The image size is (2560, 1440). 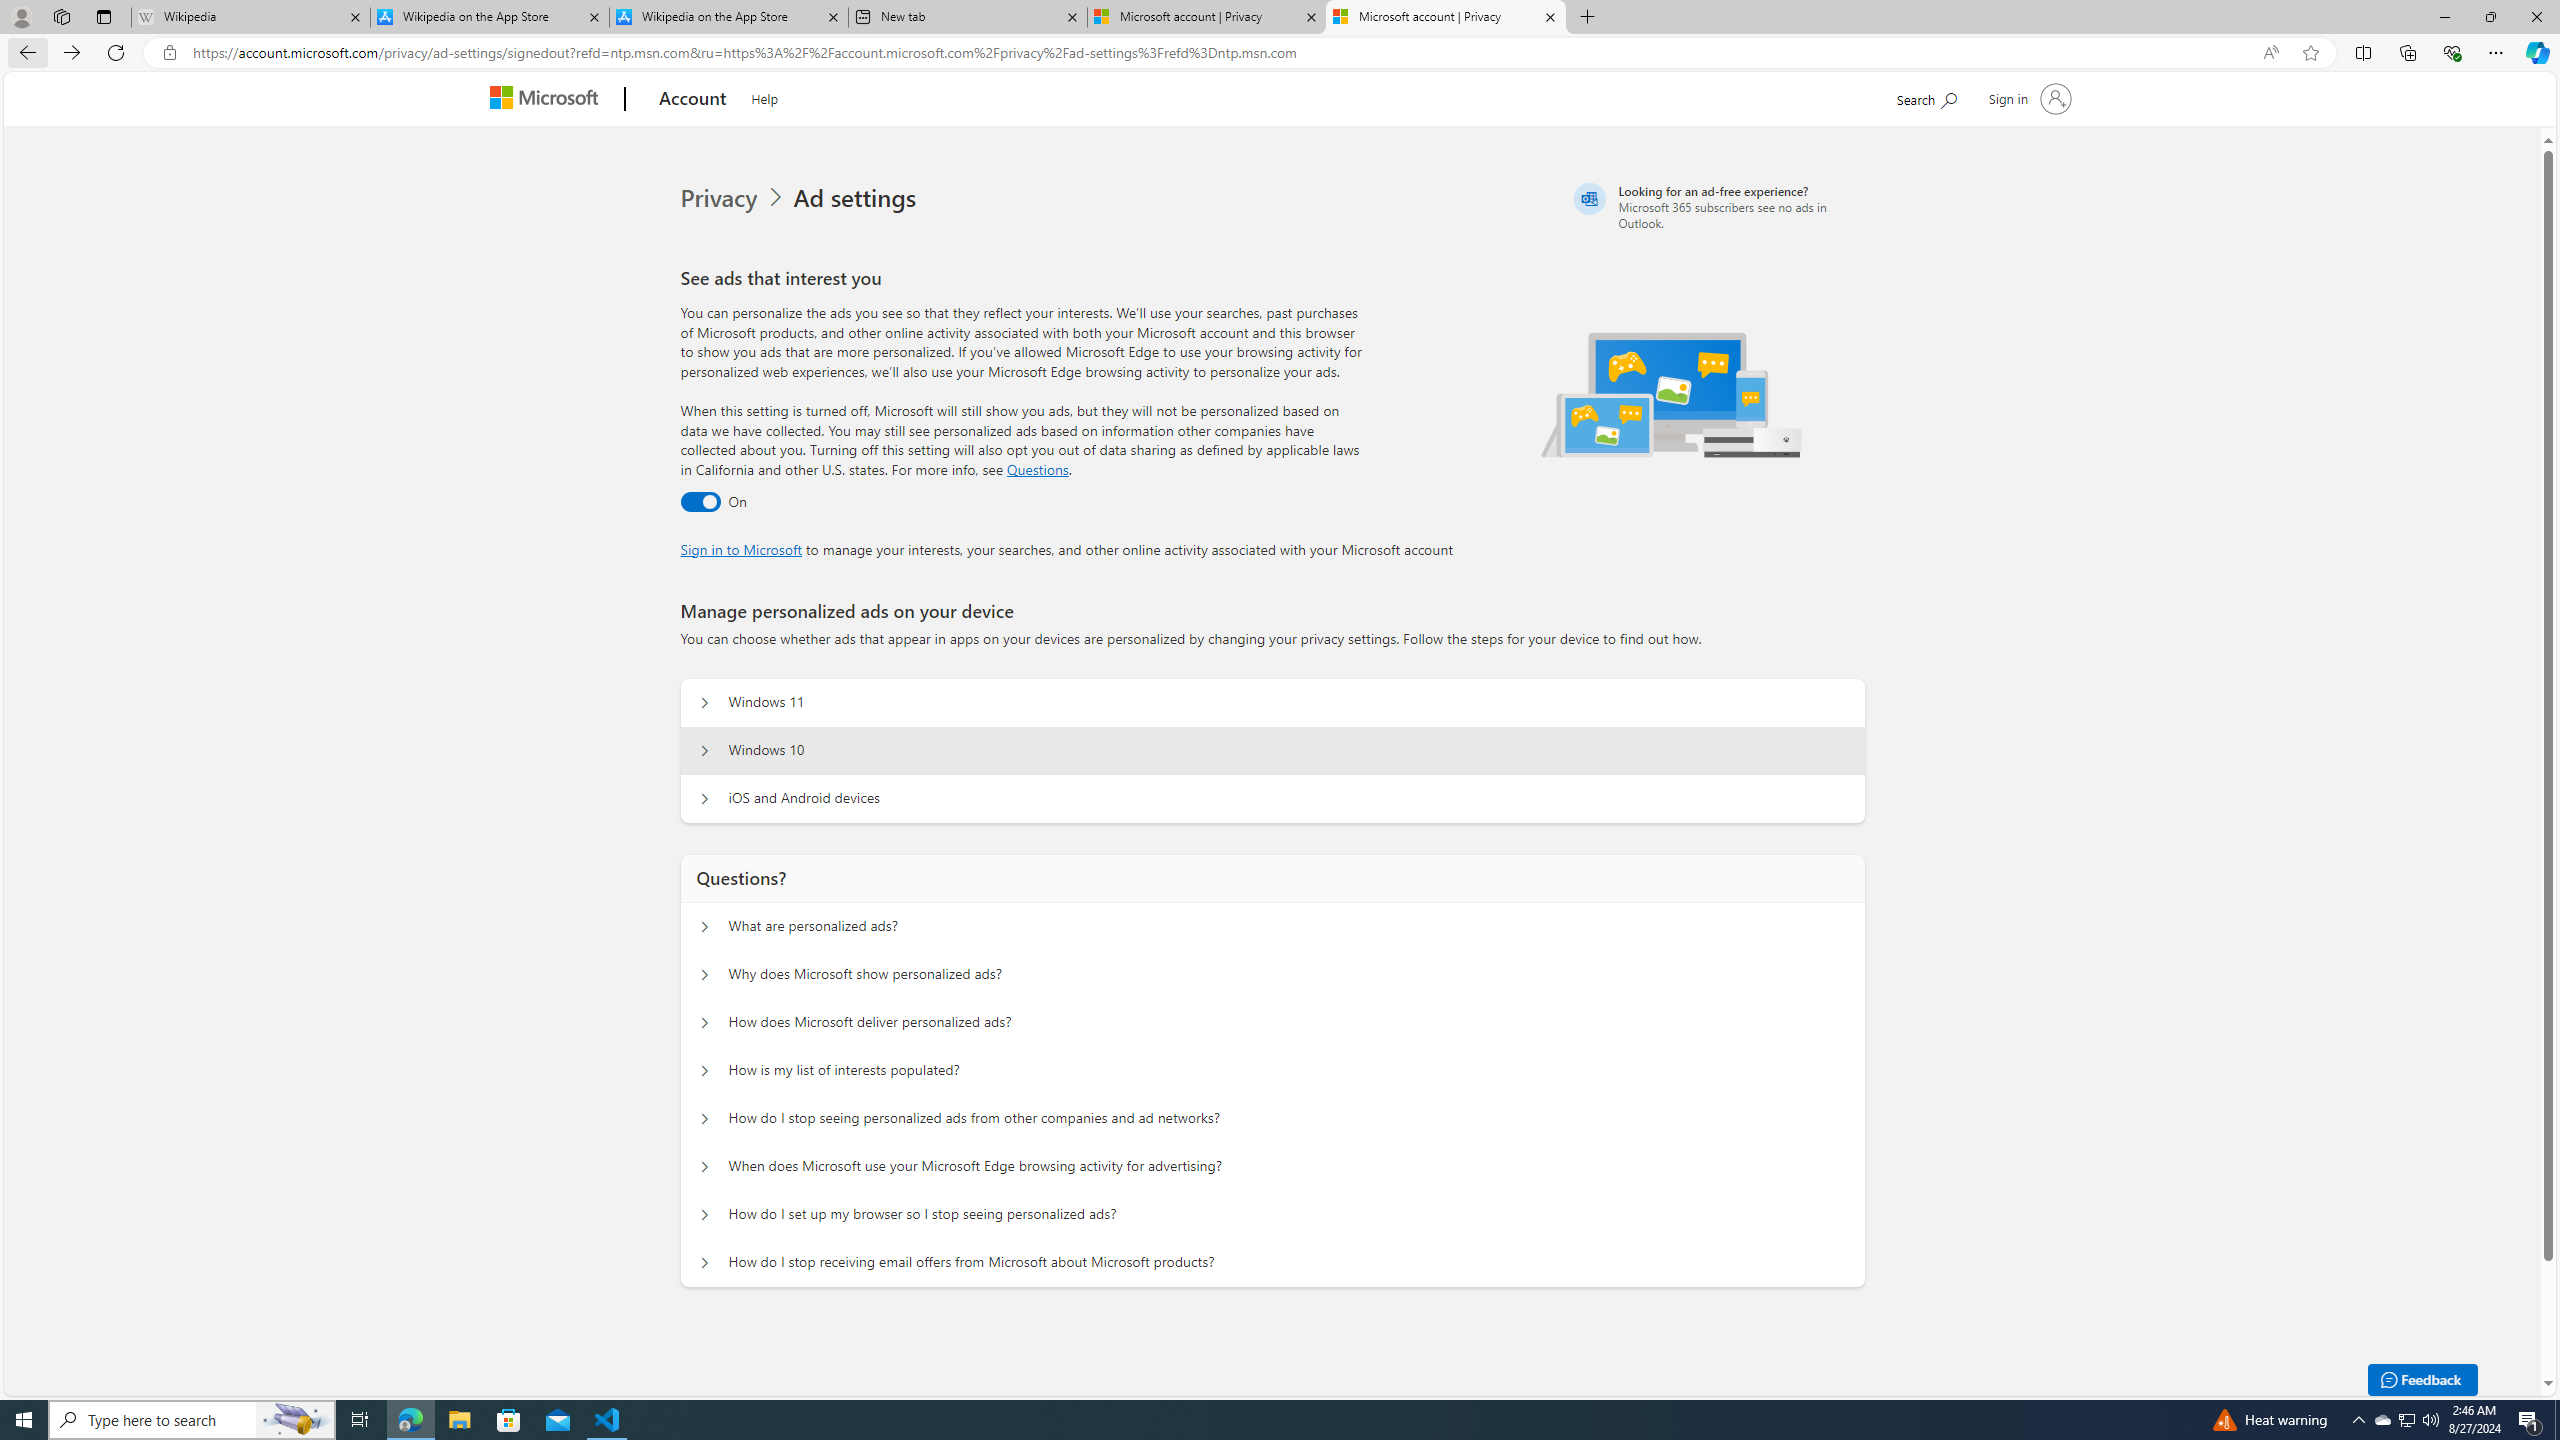 What do you see at coordinates (2451, 51) in the screenshot?
I see `'Browser essentials'` at bounding box center [2451, 51].